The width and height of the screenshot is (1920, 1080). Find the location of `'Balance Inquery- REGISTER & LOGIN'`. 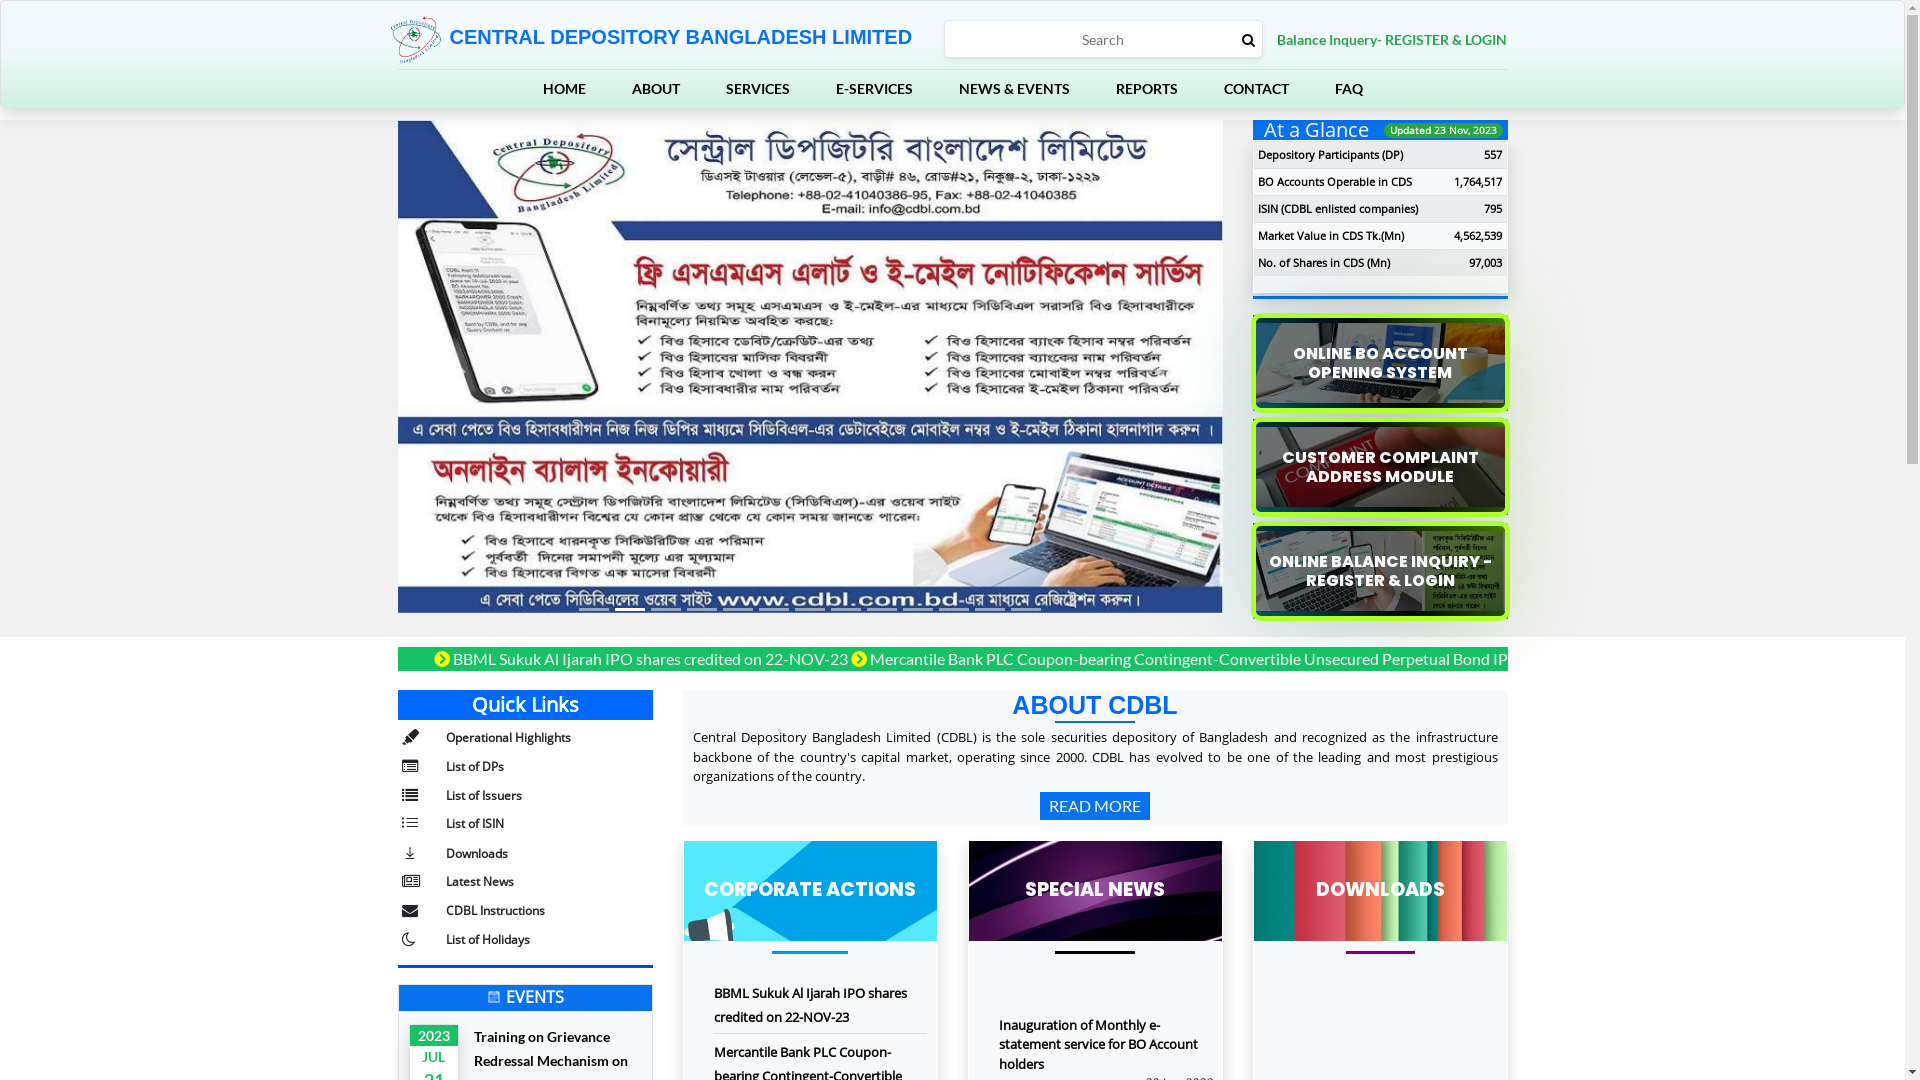

'Balance Inquery- REGISTER & LOGIN' is located at coordinates (1390, 38).